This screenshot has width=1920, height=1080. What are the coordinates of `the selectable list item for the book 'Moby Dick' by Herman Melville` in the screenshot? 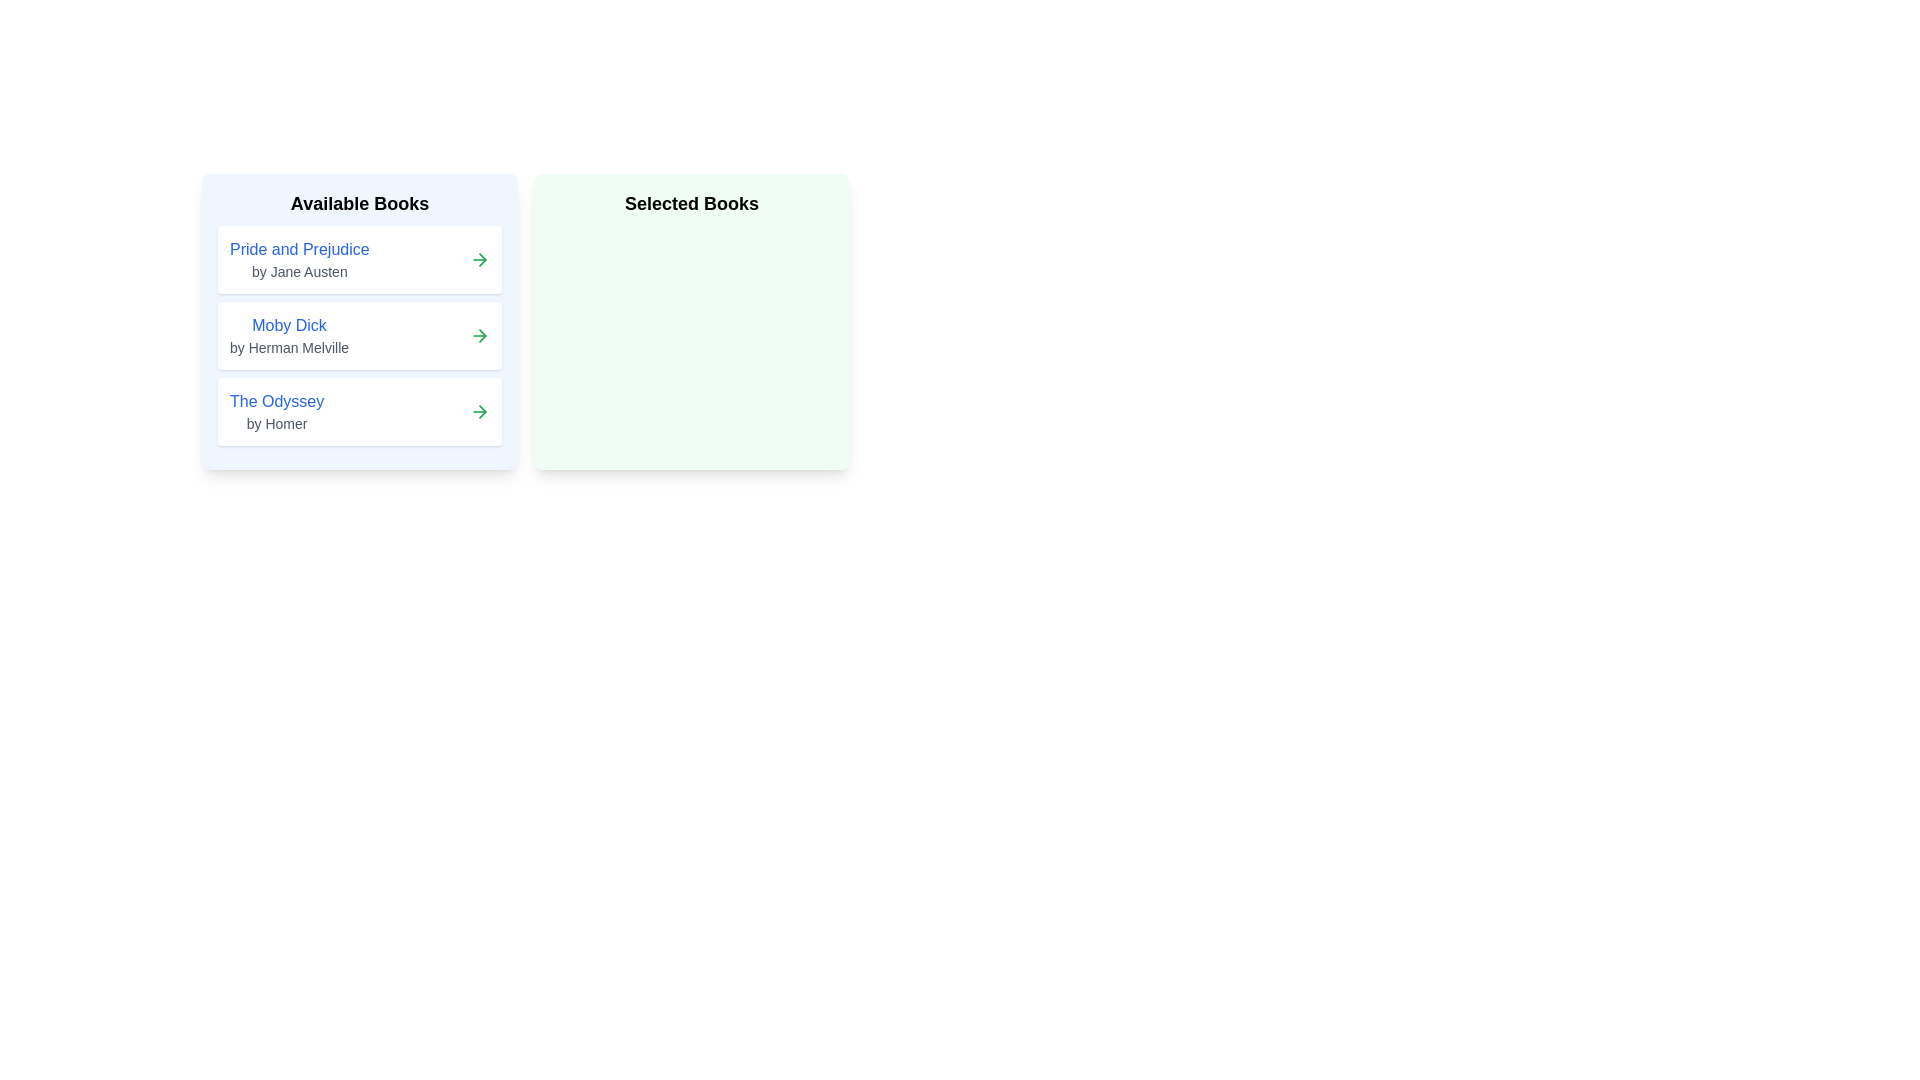 It's located at (360, 334).